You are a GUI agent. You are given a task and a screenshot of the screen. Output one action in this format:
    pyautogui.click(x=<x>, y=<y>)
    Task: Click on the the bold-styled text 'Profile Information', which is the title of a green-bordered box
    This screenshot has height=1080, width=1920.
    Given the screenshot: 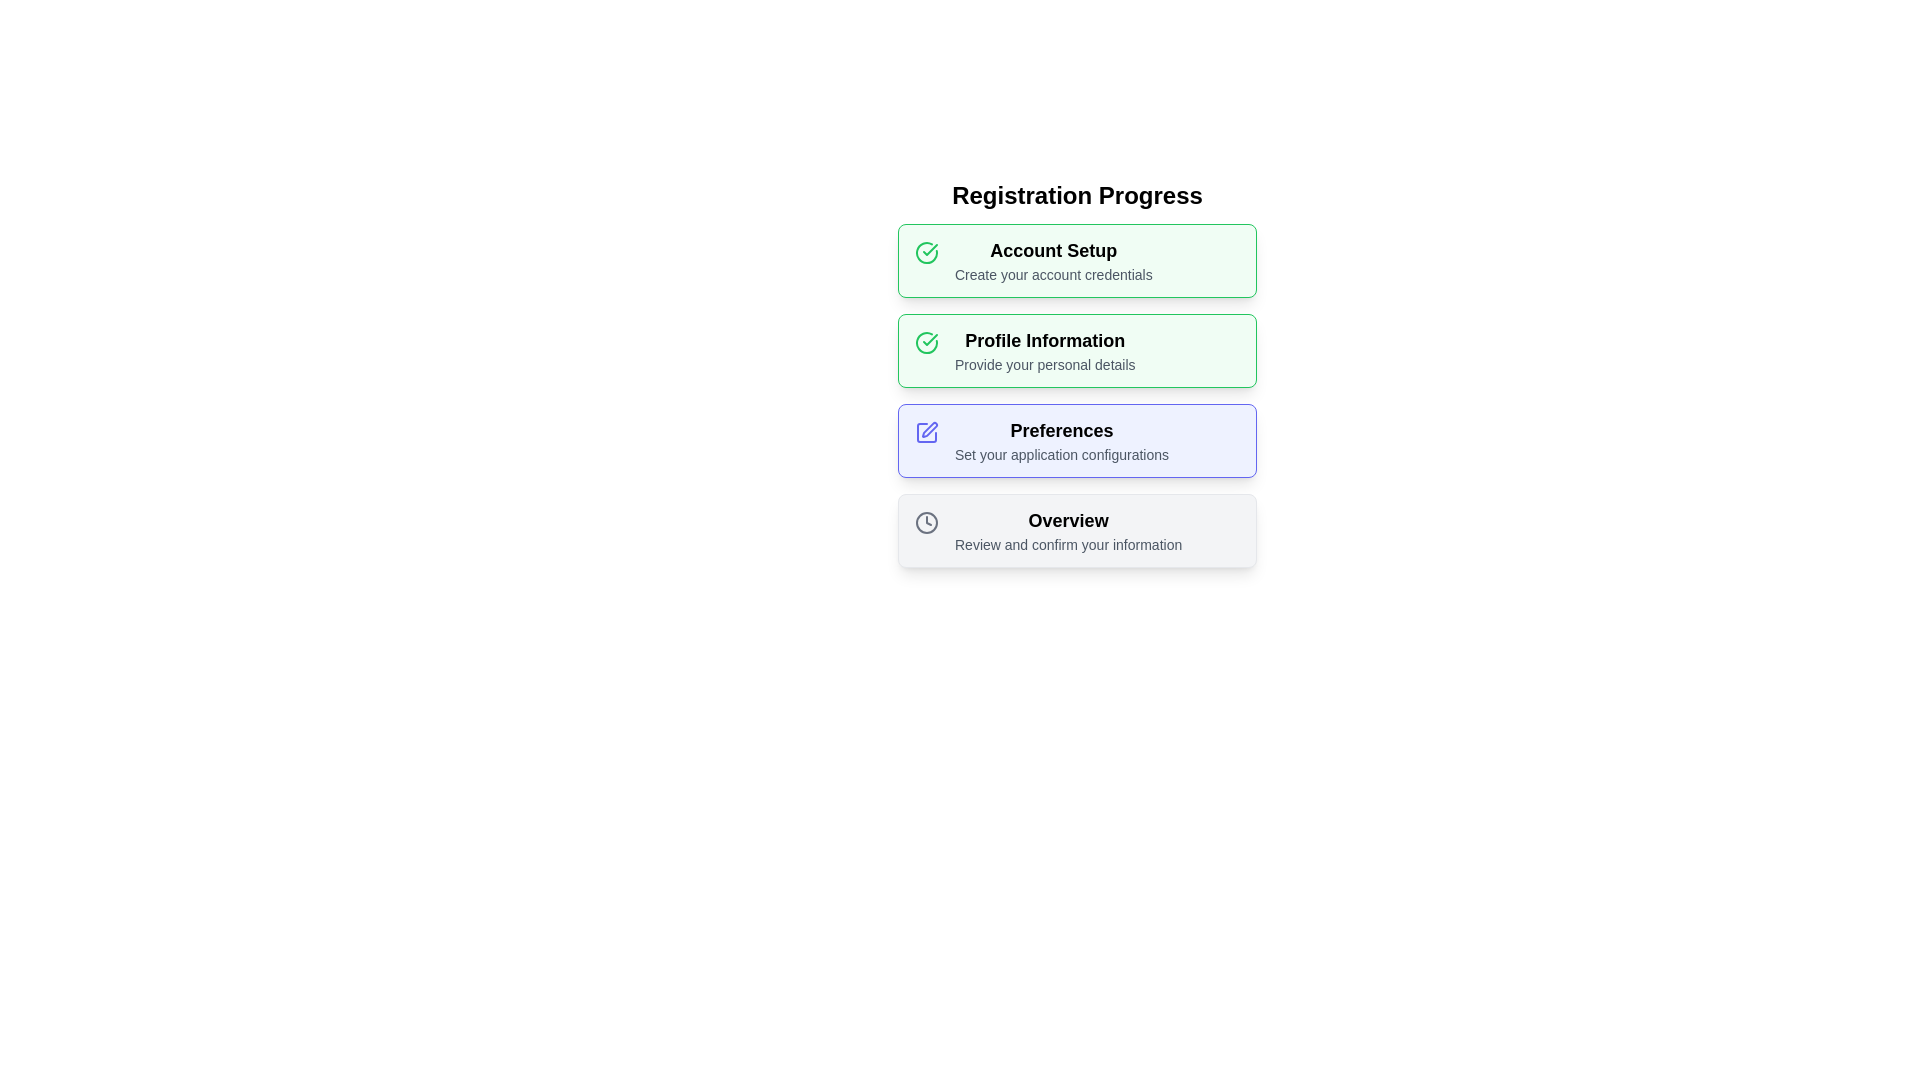 What is the action you would take?
    pyautogui.click(x=1044, y=339)
    